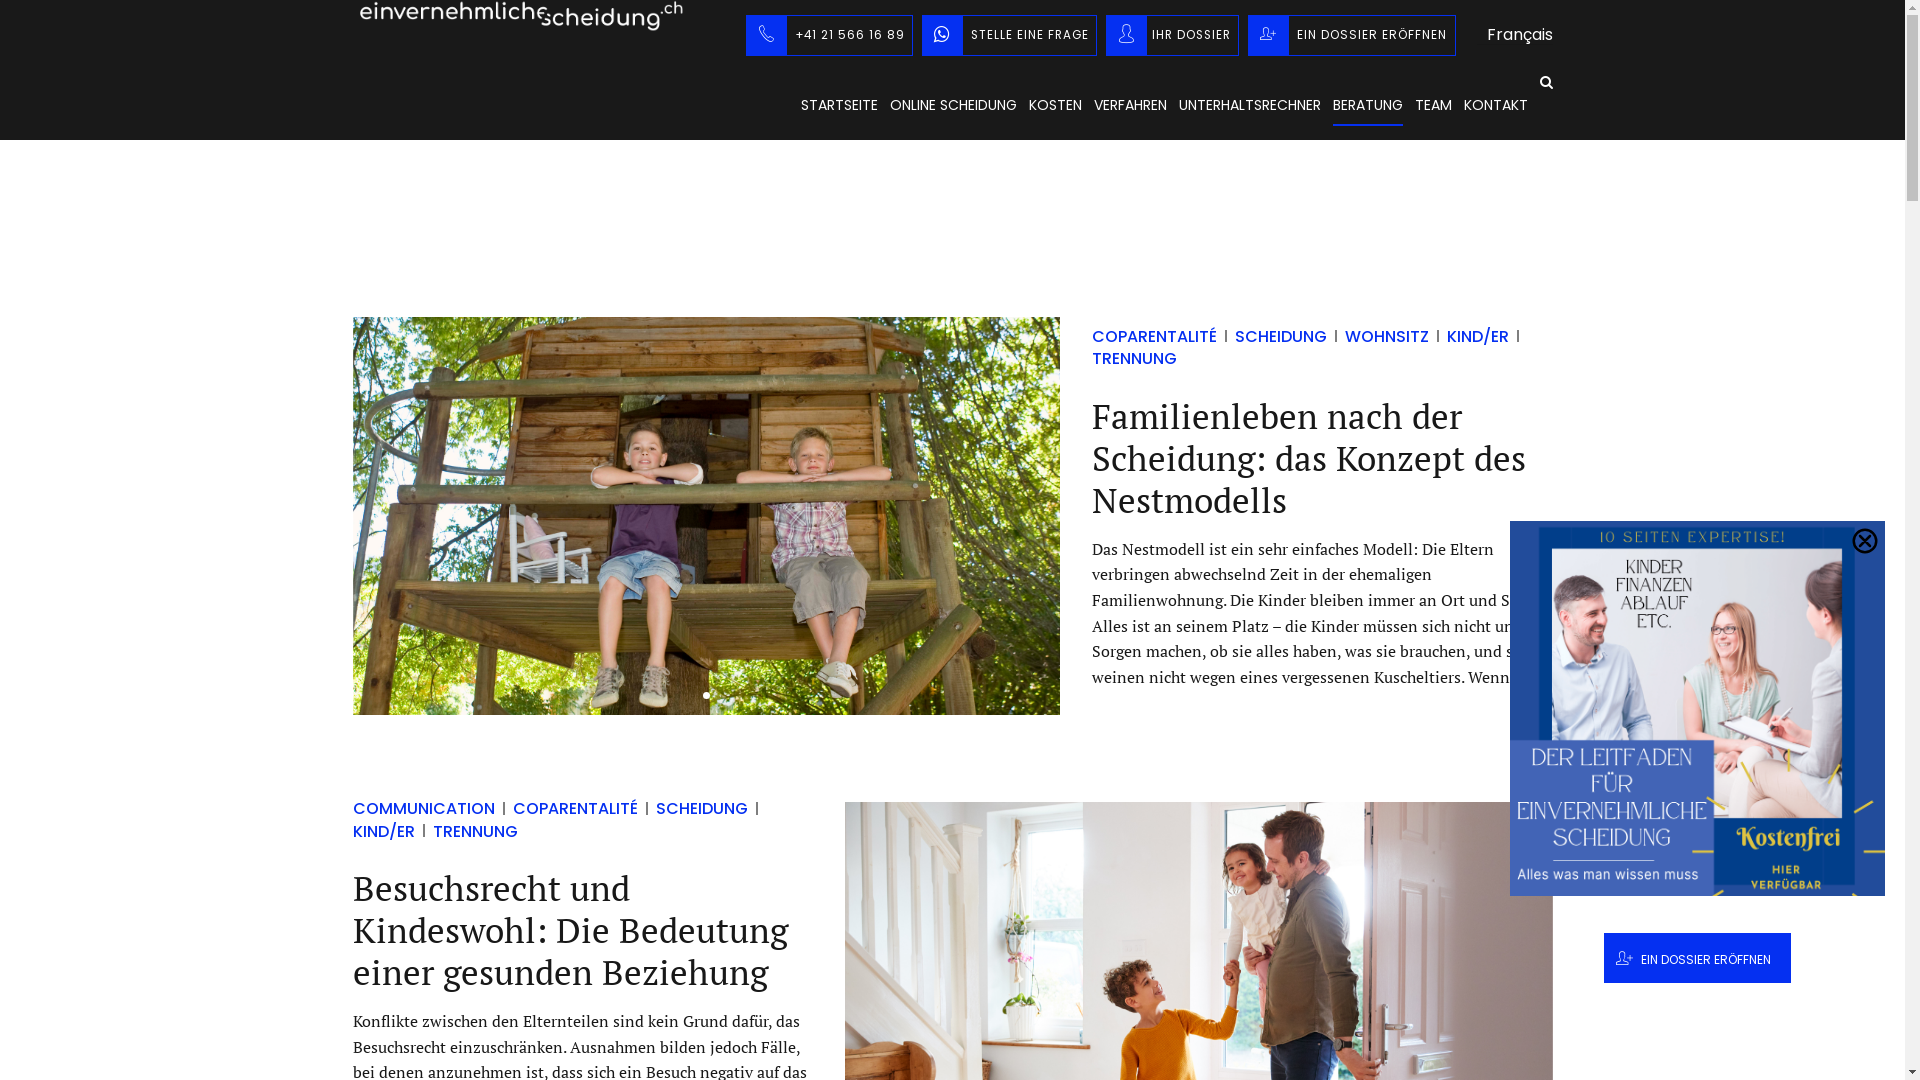  Describe the element at coordinates (888, 104) in the screenshot. I see `'ONLINE SCHEIDUNG'` at that location.